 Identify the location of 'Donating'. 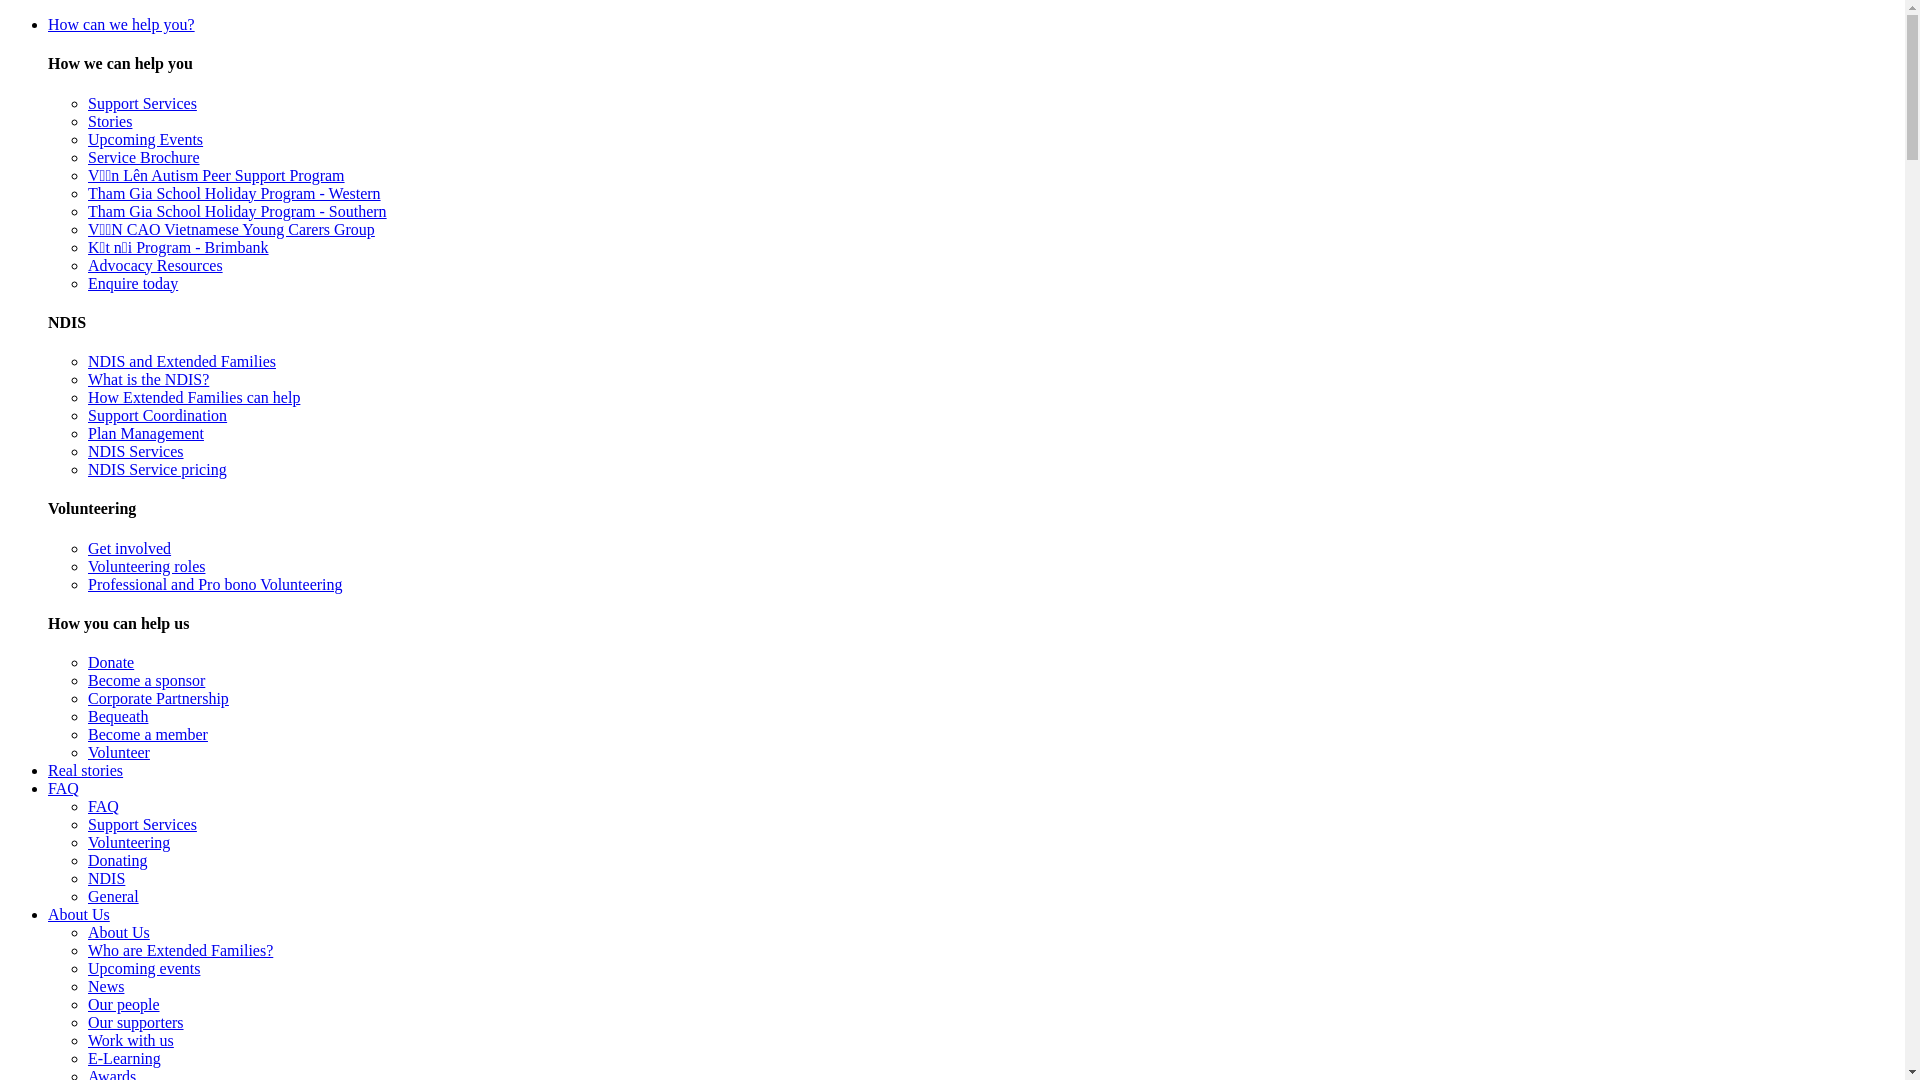
(117, 859).